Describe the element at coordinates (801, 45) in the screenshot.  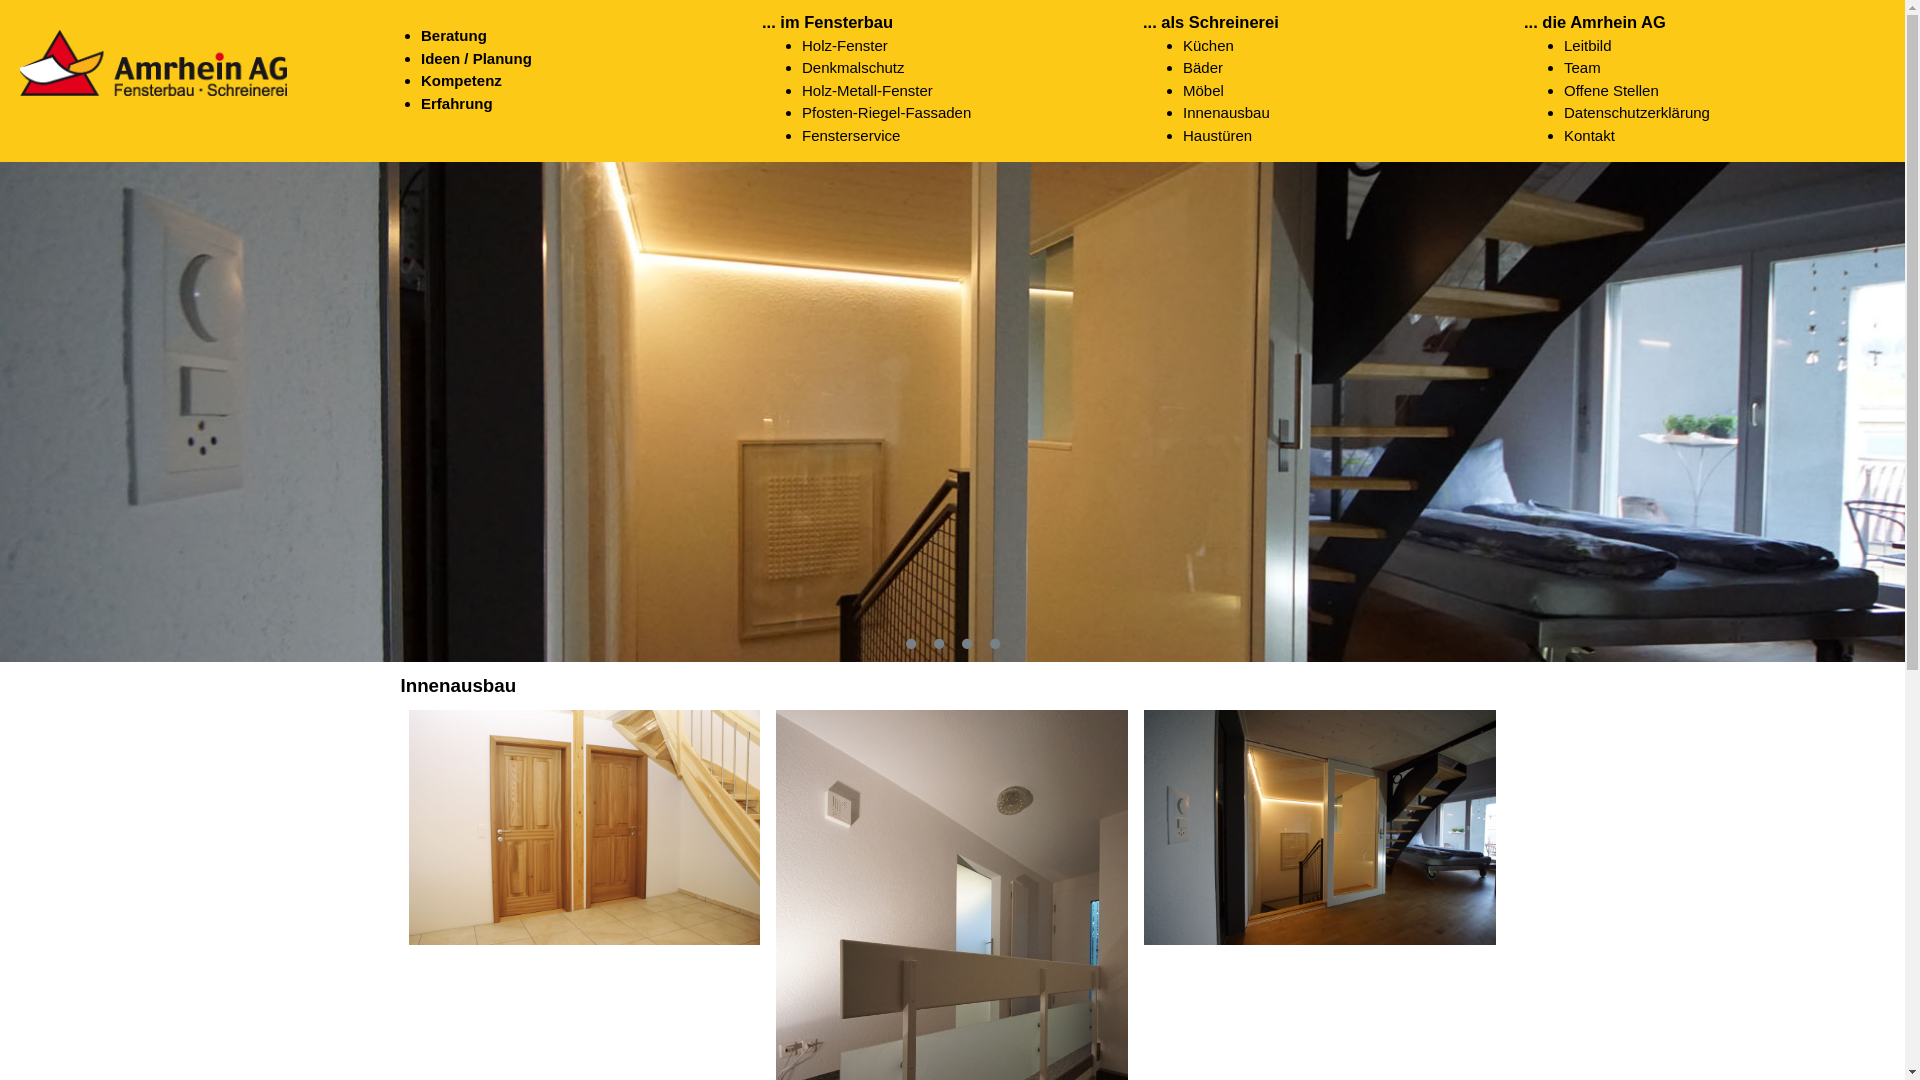
I see `'Holz-Fenster'` at that location.